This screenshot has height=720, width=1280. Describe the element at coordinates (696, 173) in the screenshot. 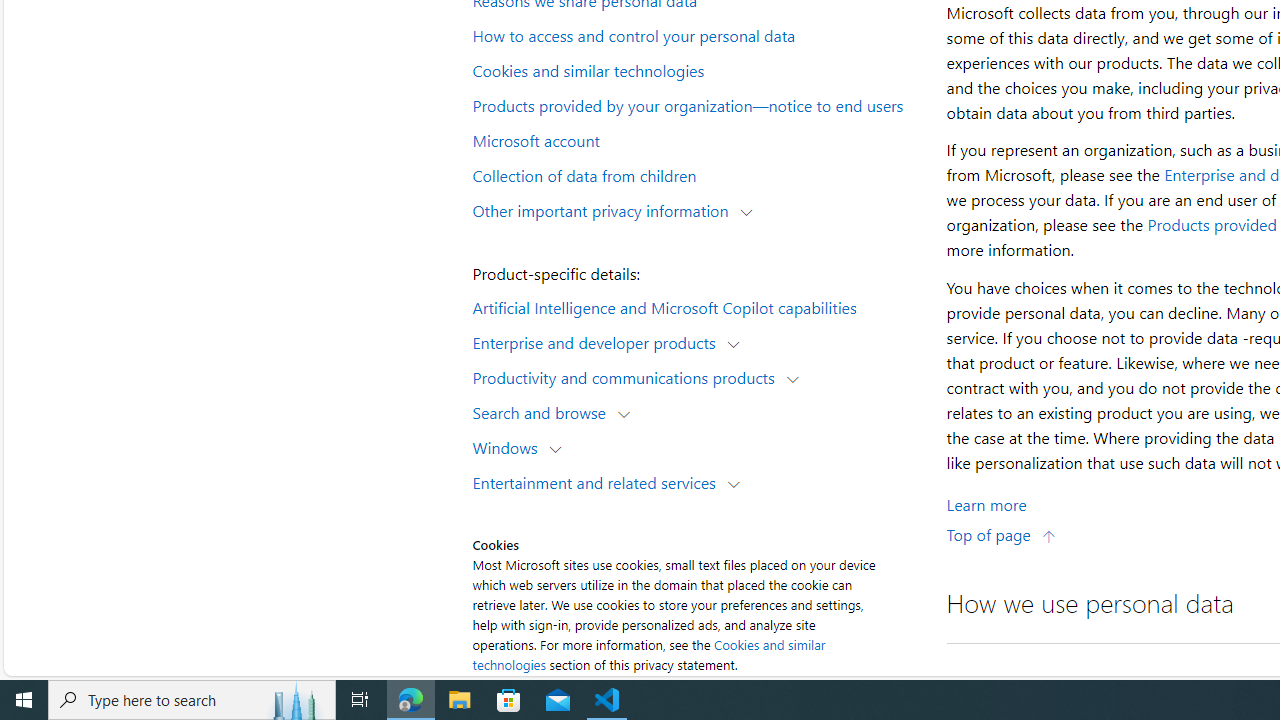

I see `'Collection of data from children'` at that location.